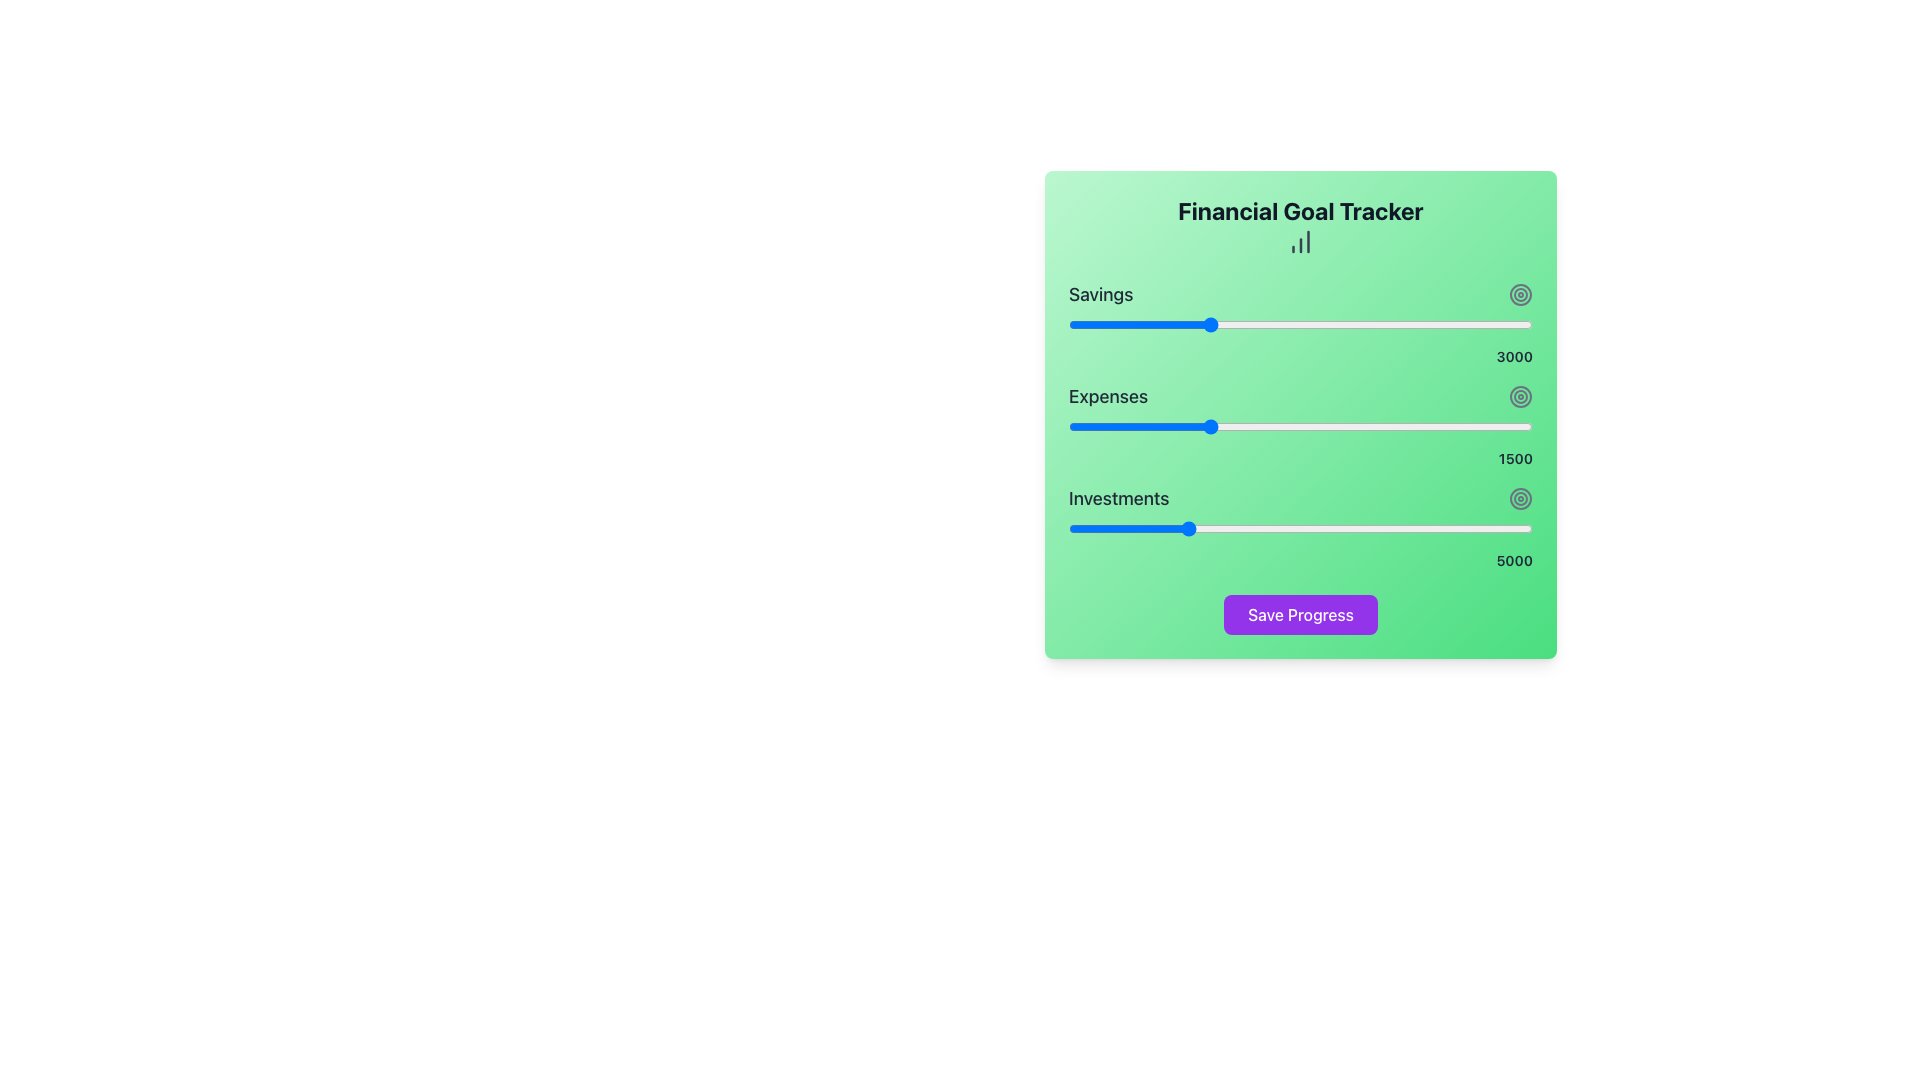  What do you see at coordinates (1296, 323) in the screenshot?
I see `the Savings slider` at bounding box center [1296, 323].